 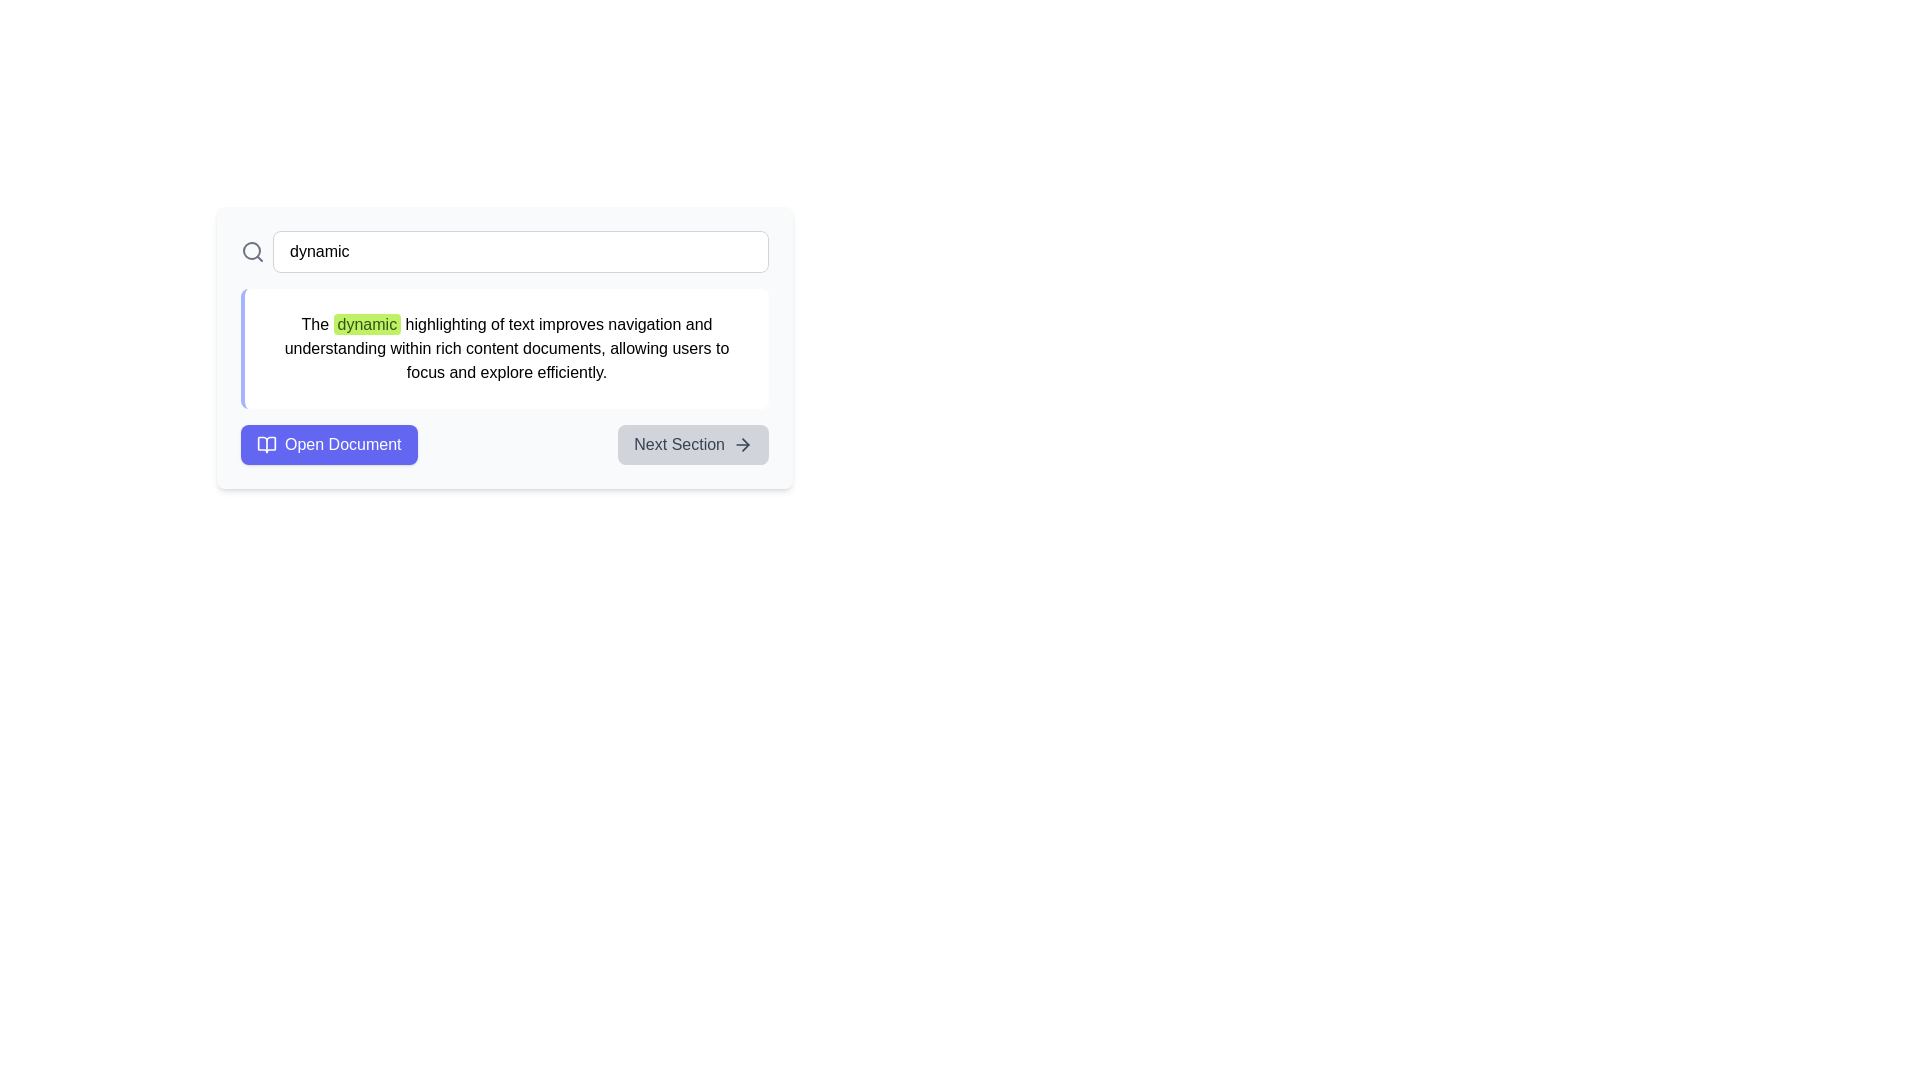 I want to click on the button labeled 'Next Section' with a grey background and dark text, so click(x=693, y=443).